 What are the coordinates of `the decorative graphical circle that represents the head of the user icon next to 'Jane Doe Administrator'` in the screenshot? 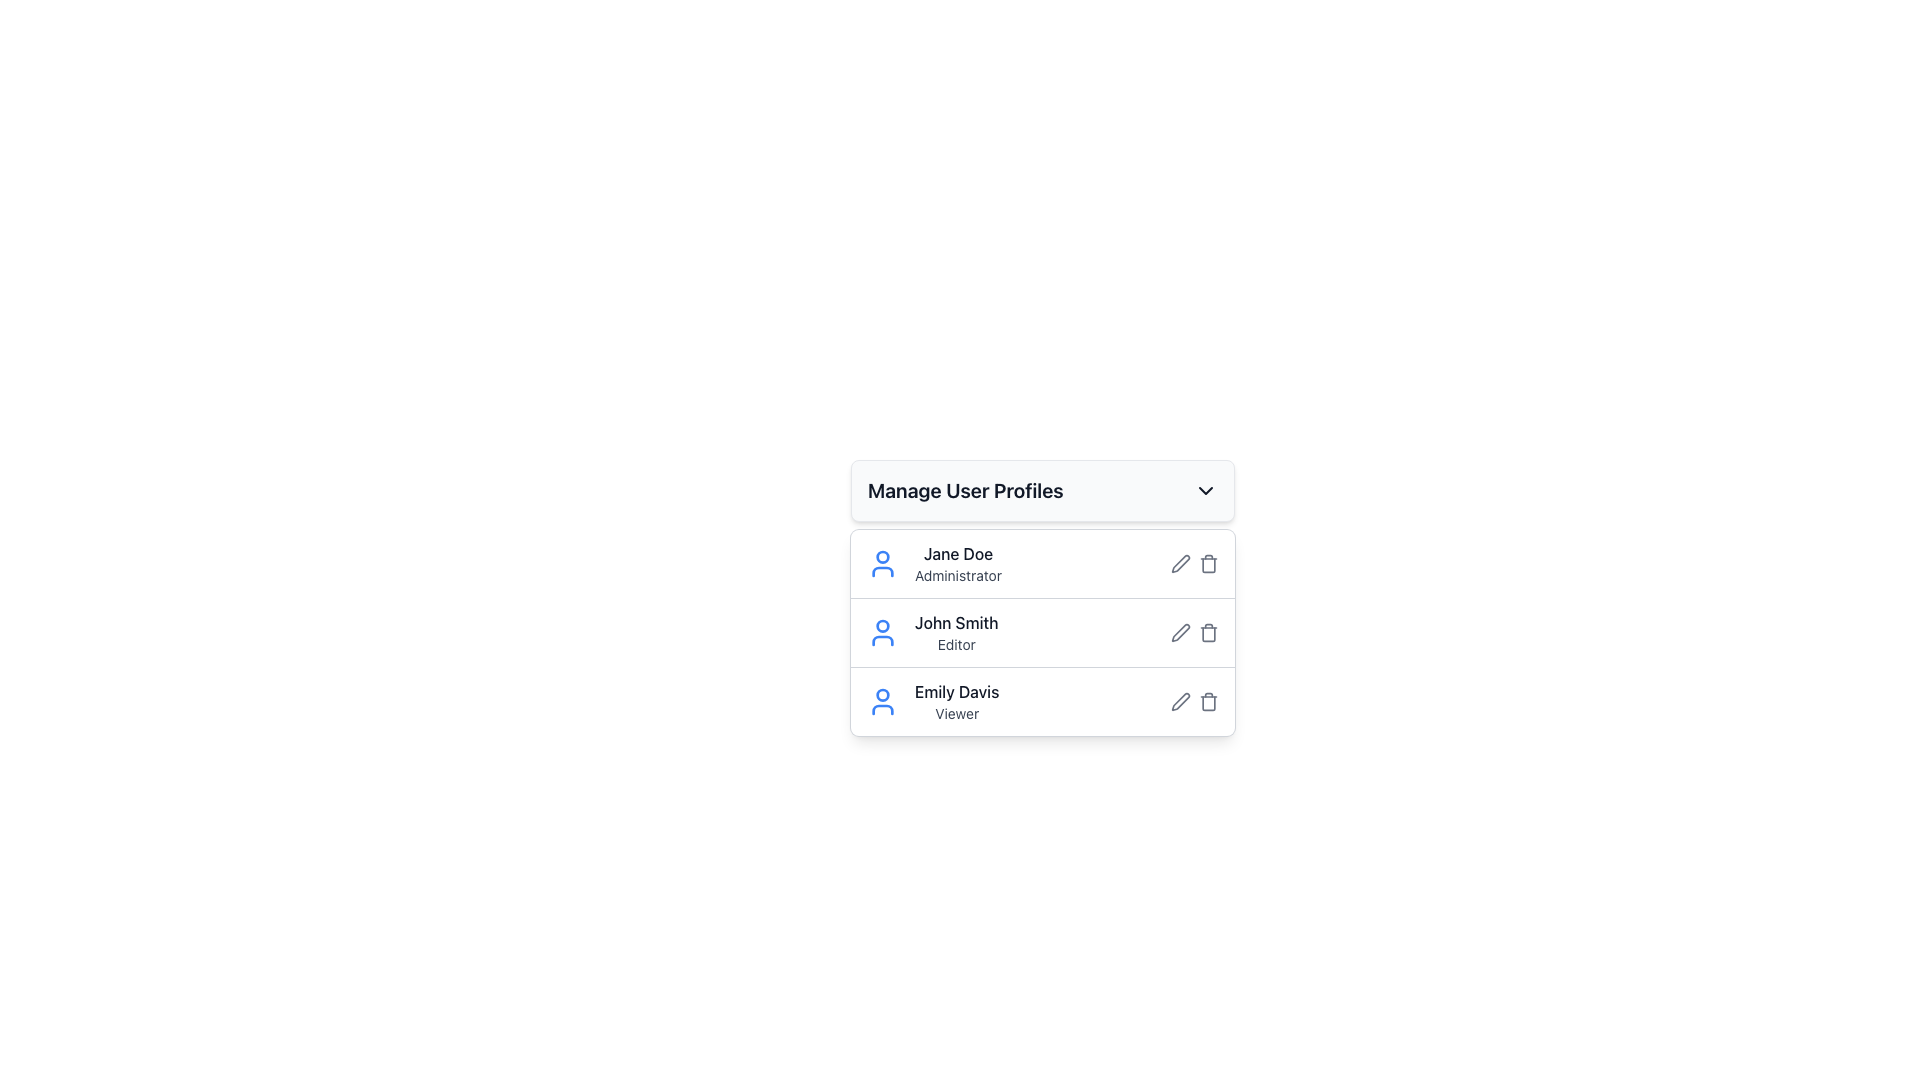 It's located at (882, 556).